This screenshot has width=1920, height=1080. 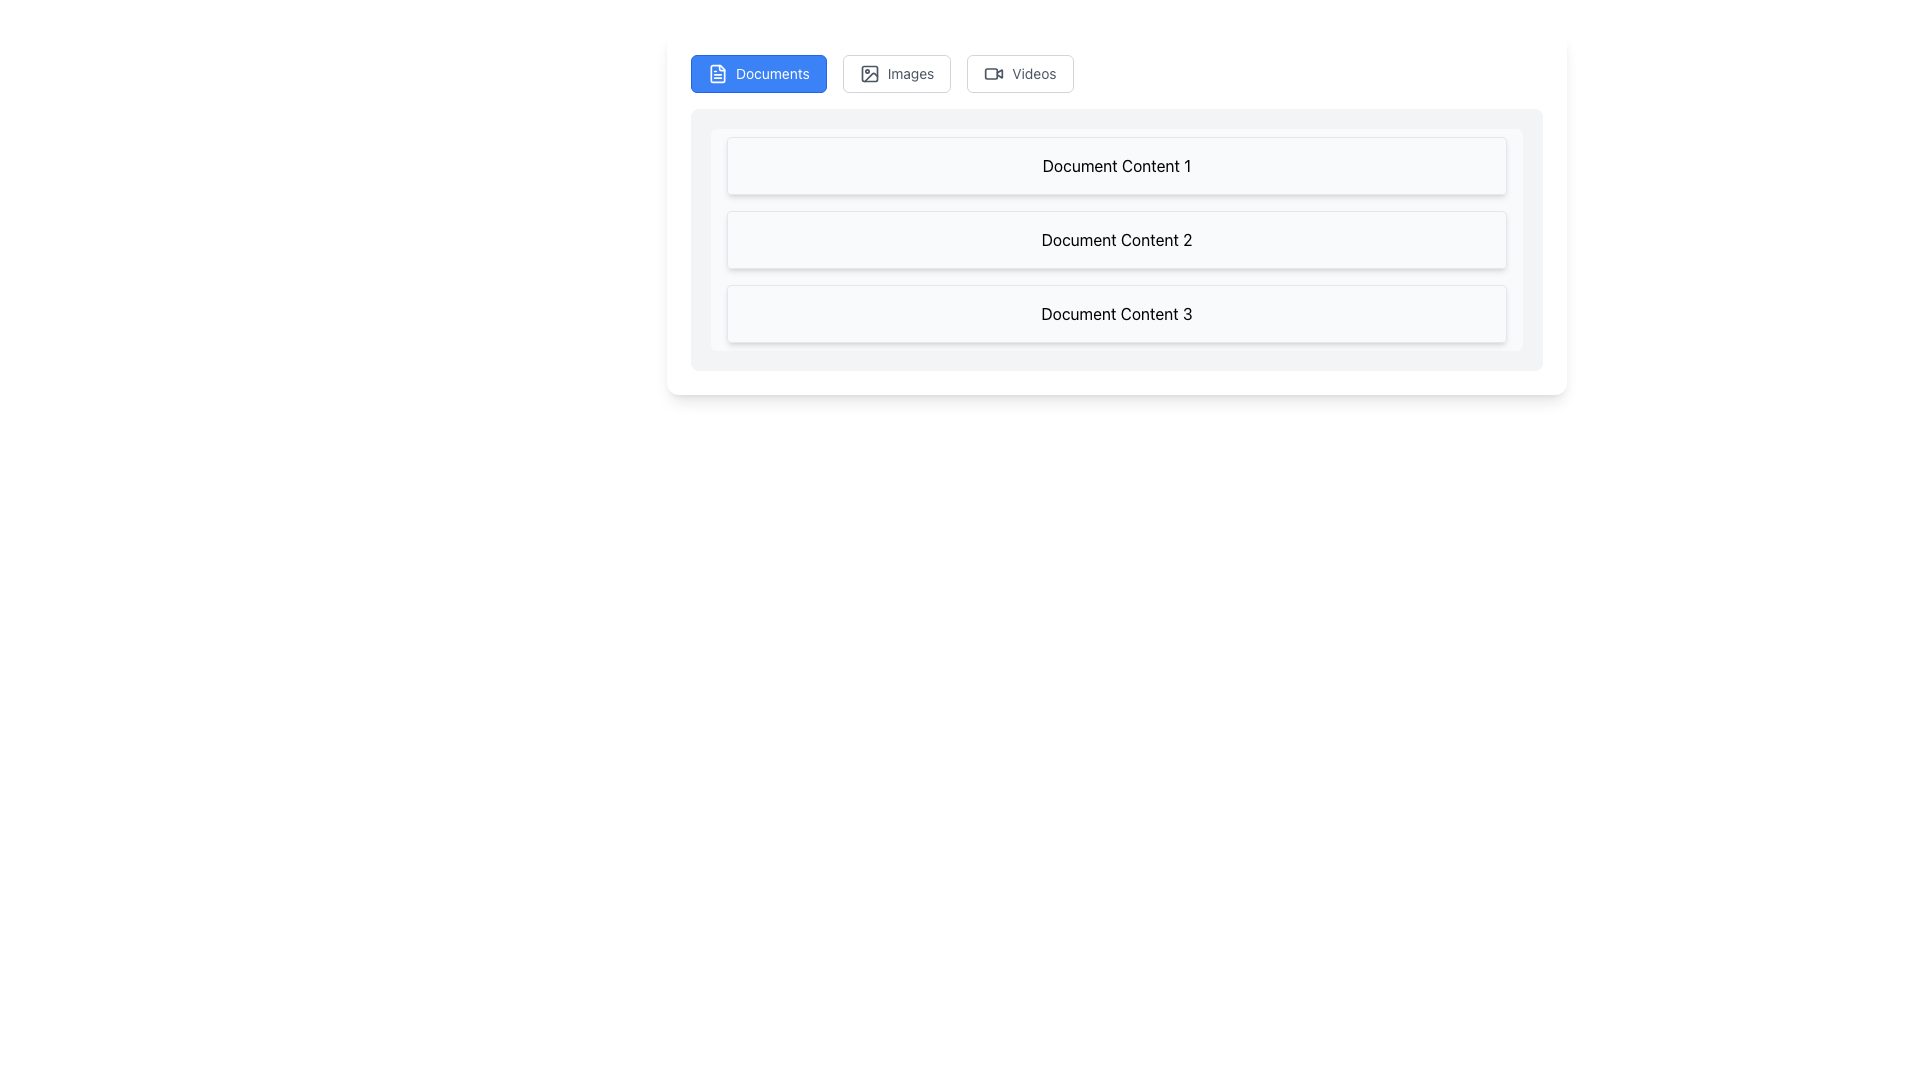 I want to click on the 'Documents' tab in the navigation bar, so click(x=1116, y=72).